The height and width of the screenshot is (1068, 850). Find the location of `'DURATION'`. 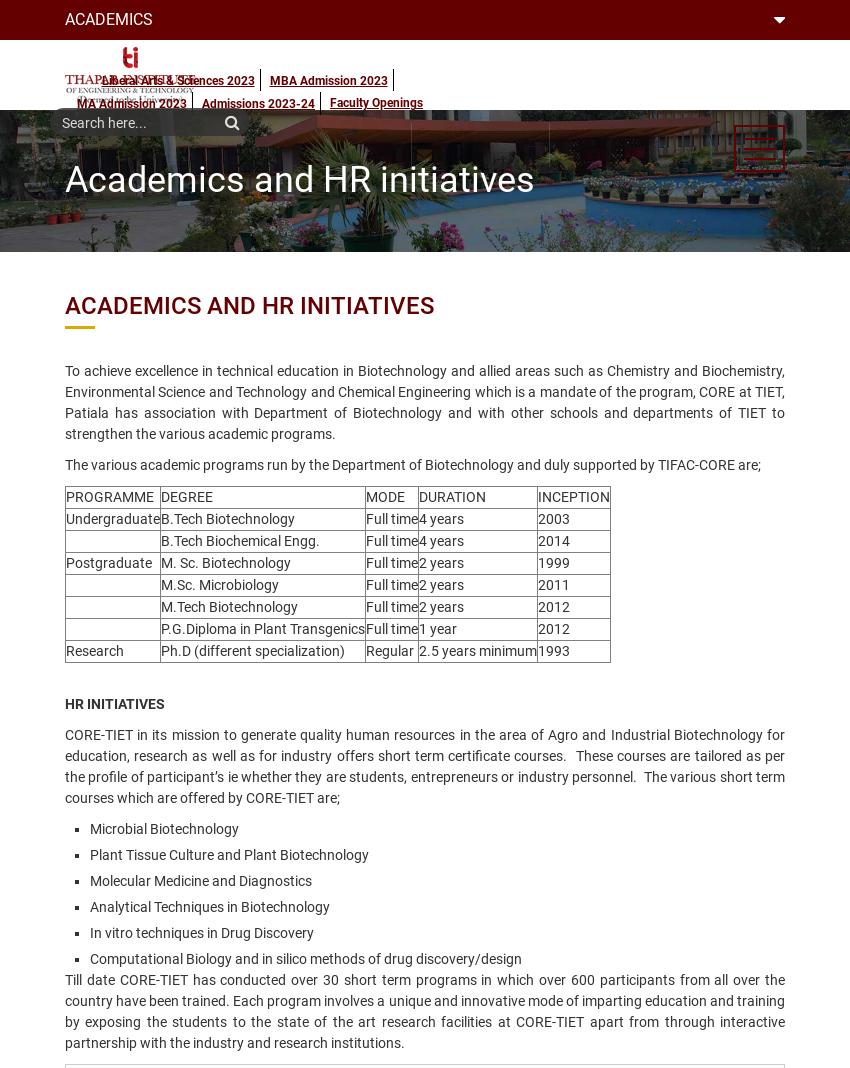

'DURATION' is located at coordinates (451, 497).